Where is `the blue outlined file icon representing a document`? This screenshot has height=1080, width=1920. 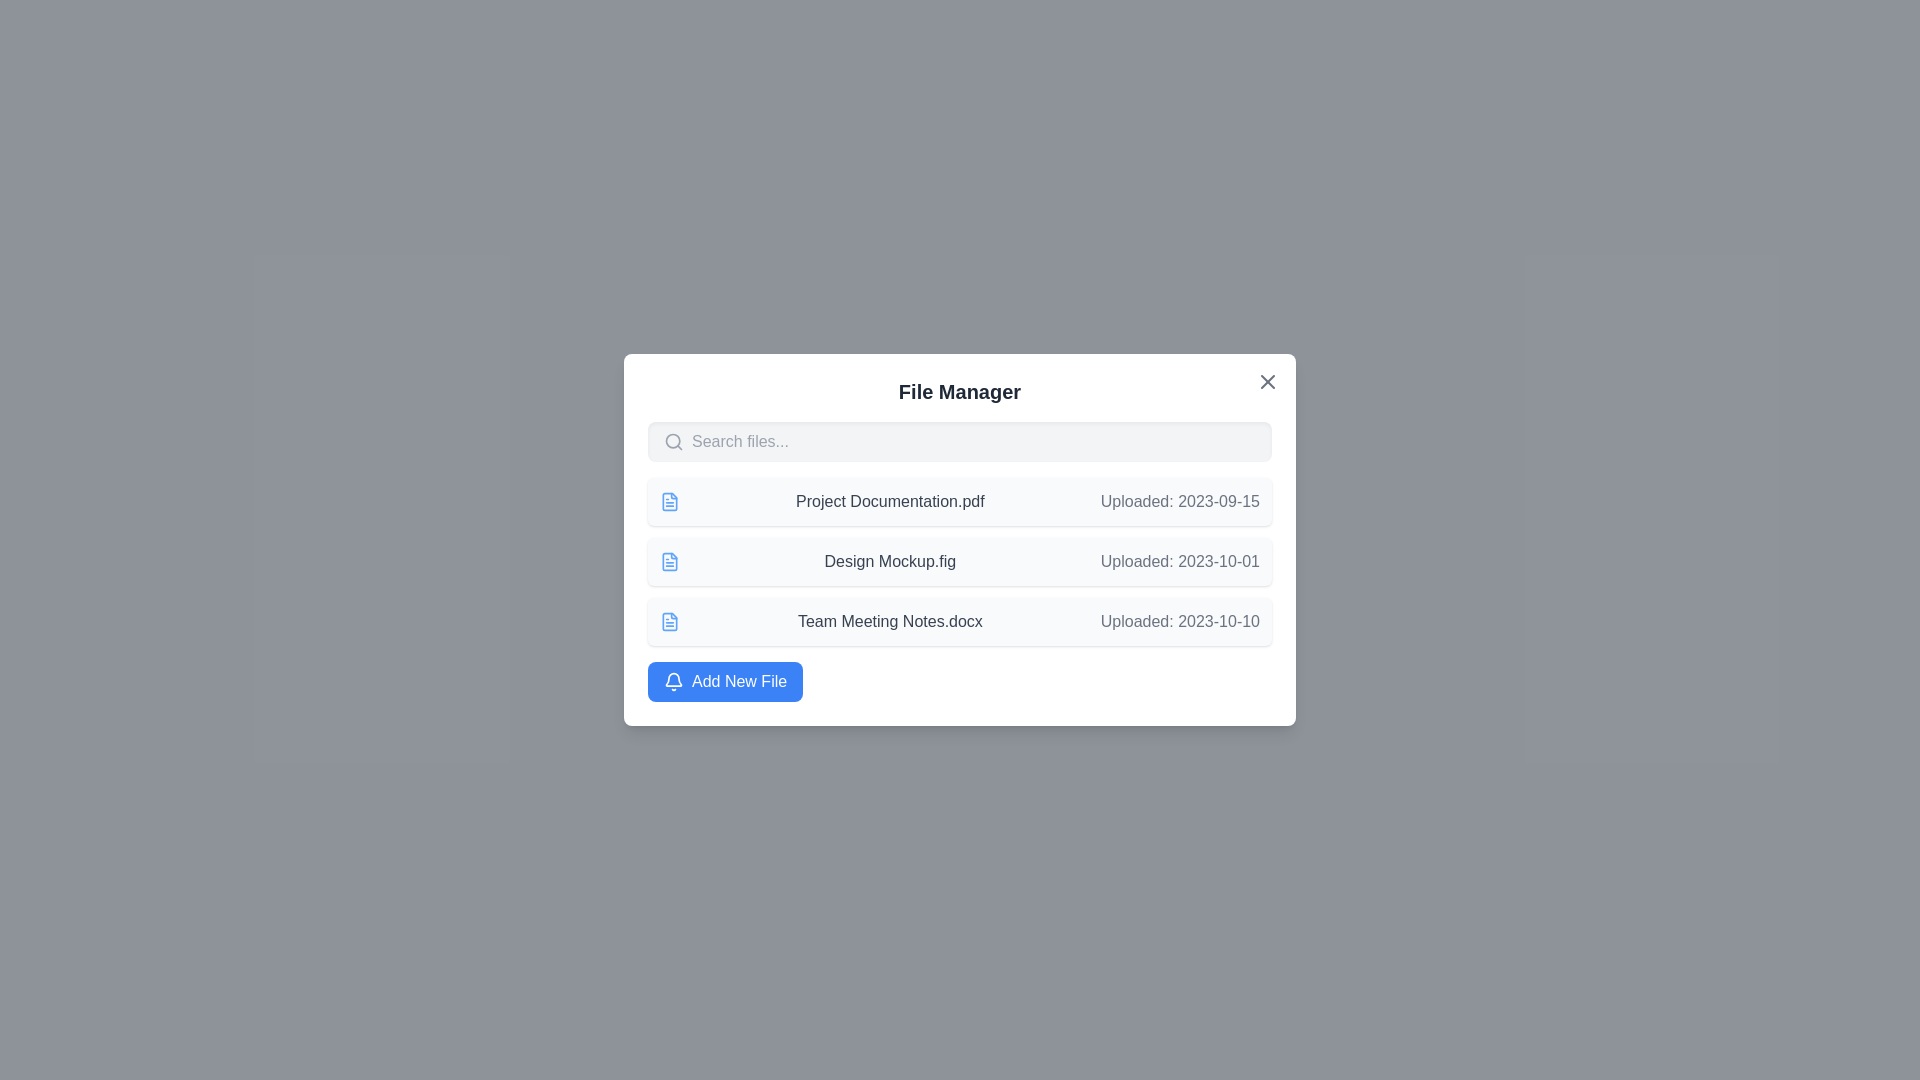 the blue outlined file icon representing a document is located at coordinates (670, 500).